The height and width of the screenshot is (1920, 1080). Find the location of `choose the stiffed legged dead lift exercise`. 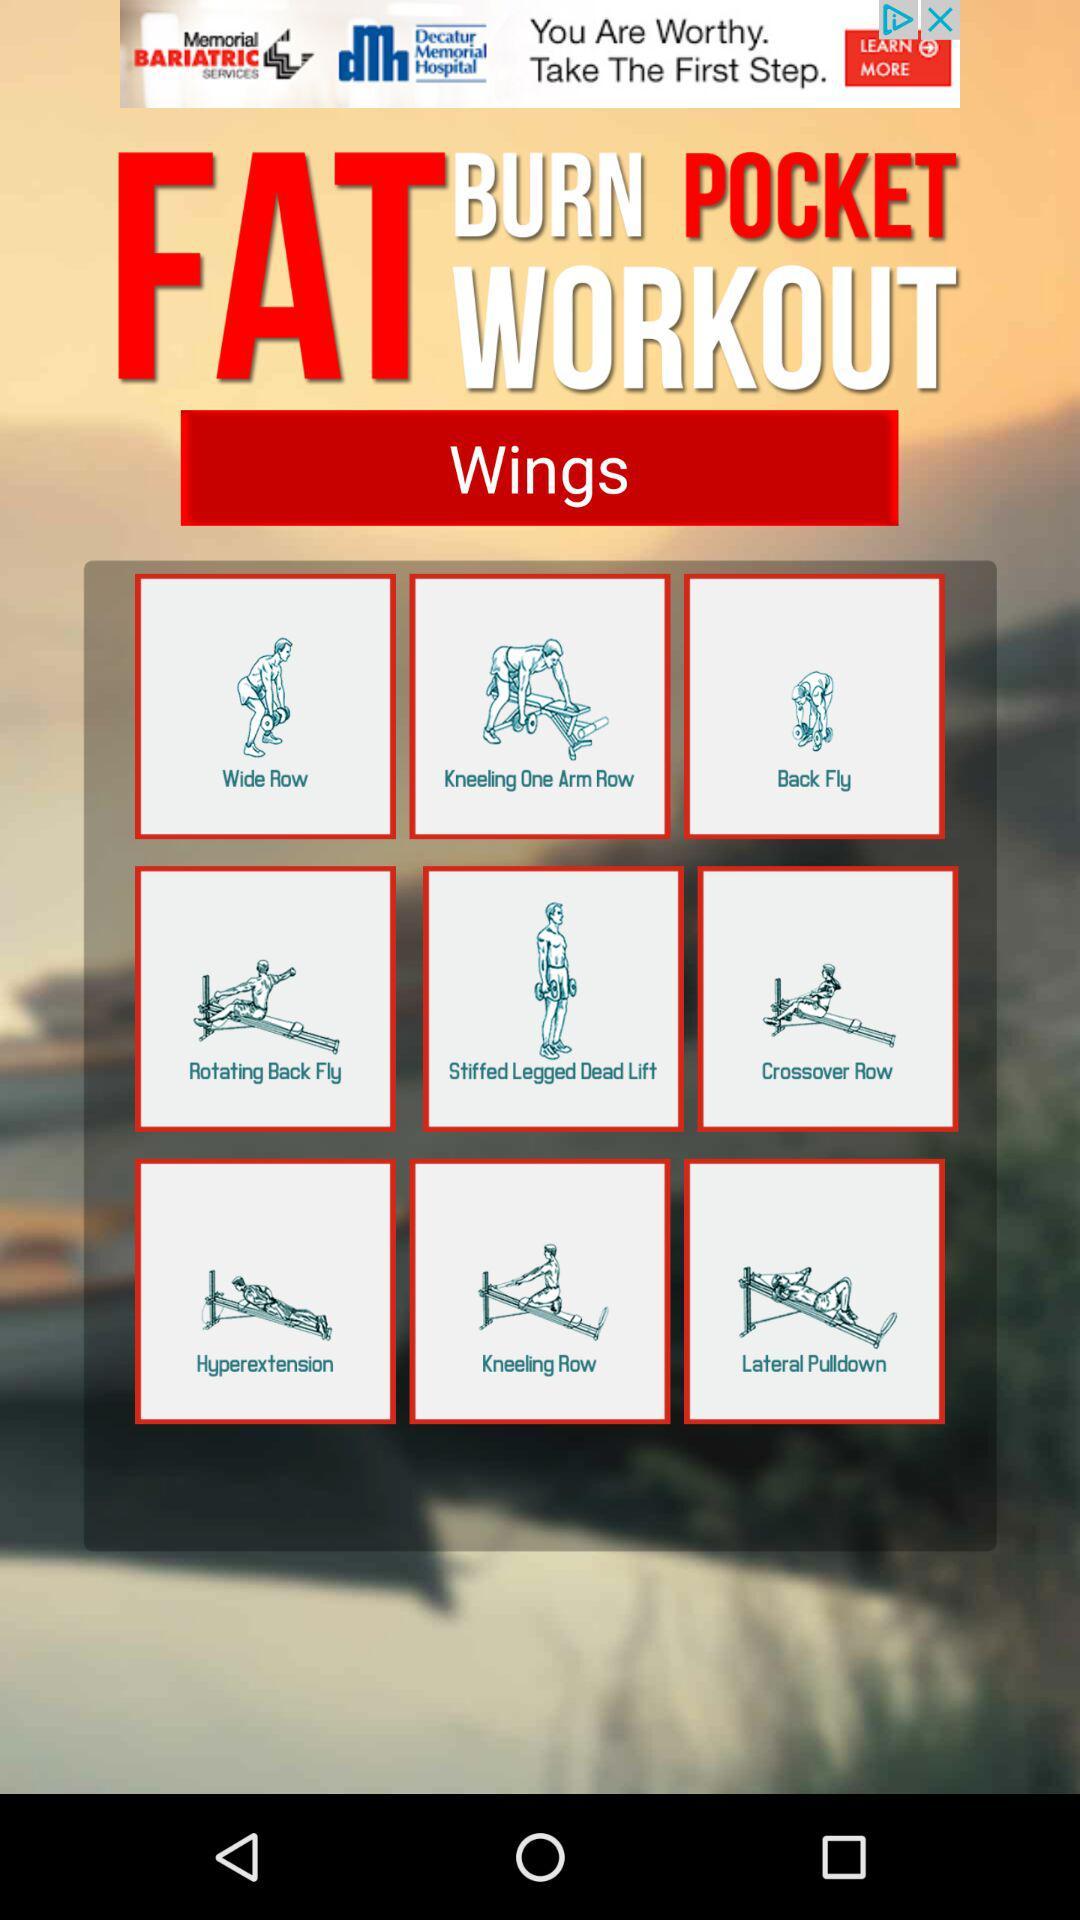

choose the stiffed legged dead lift exercise is located at coordinates (553, 998).